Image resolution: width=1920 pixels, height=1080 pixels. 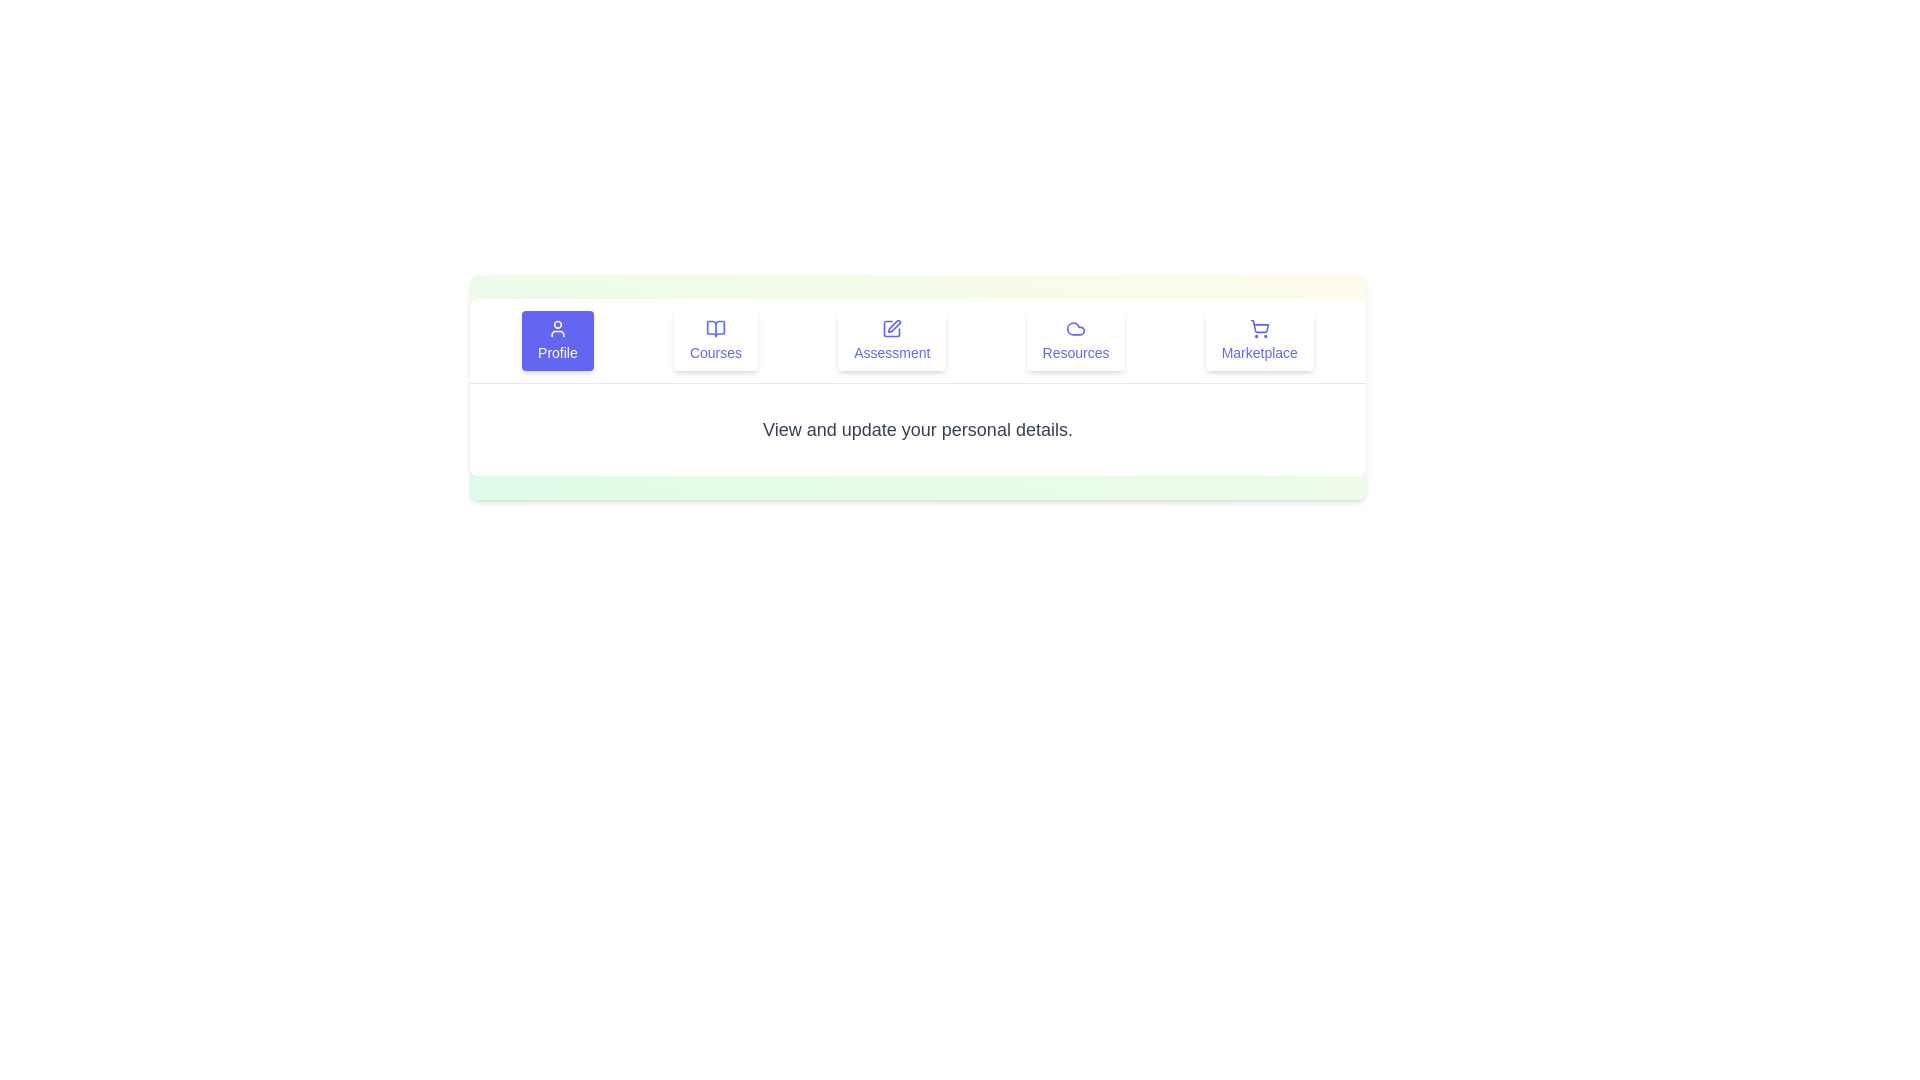 What do you see at coordinates (715, 327) in the screenshot?
I see `the 'Courses' icon, which resembles an open book with a two-page design in the horizontal menu bar` at bounding box center [715, 327].